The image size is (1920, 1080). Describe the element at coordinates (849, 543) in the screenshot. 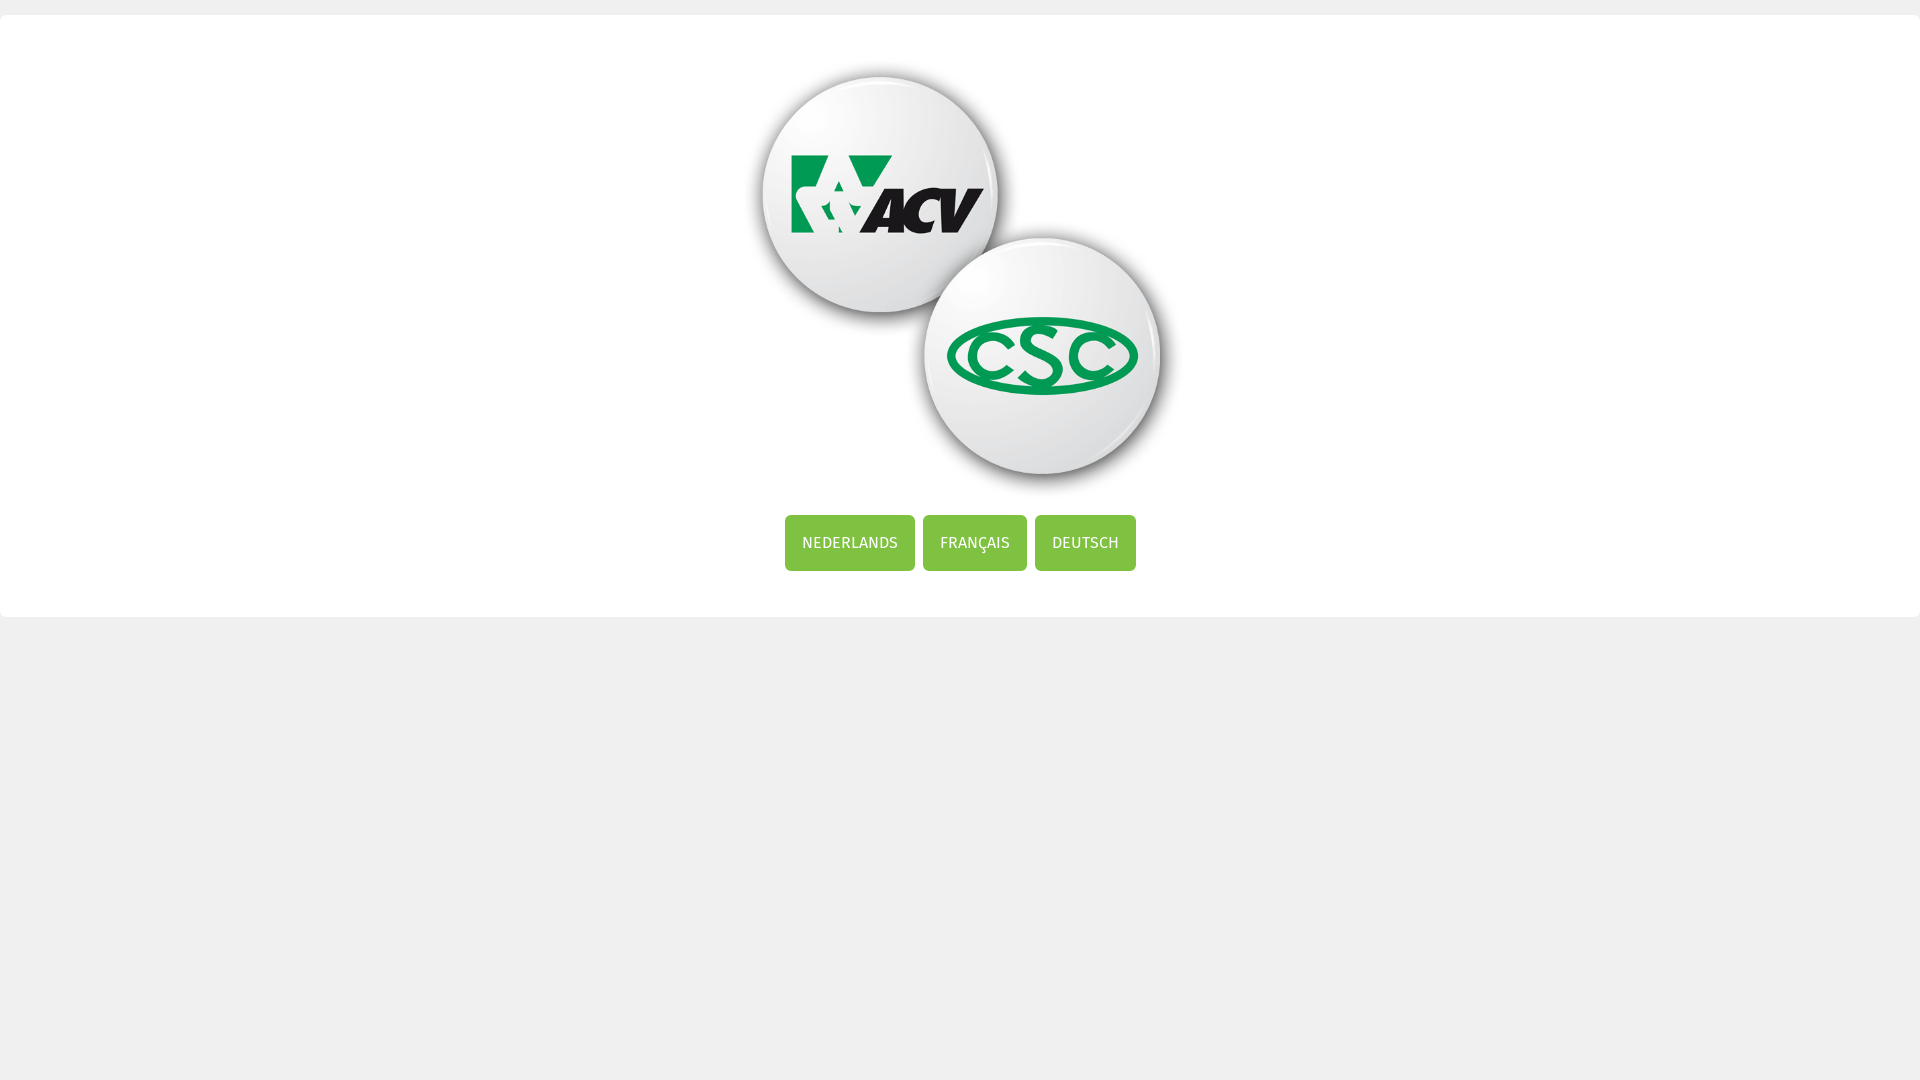

I see `'NEDERLANDS'` at that location.